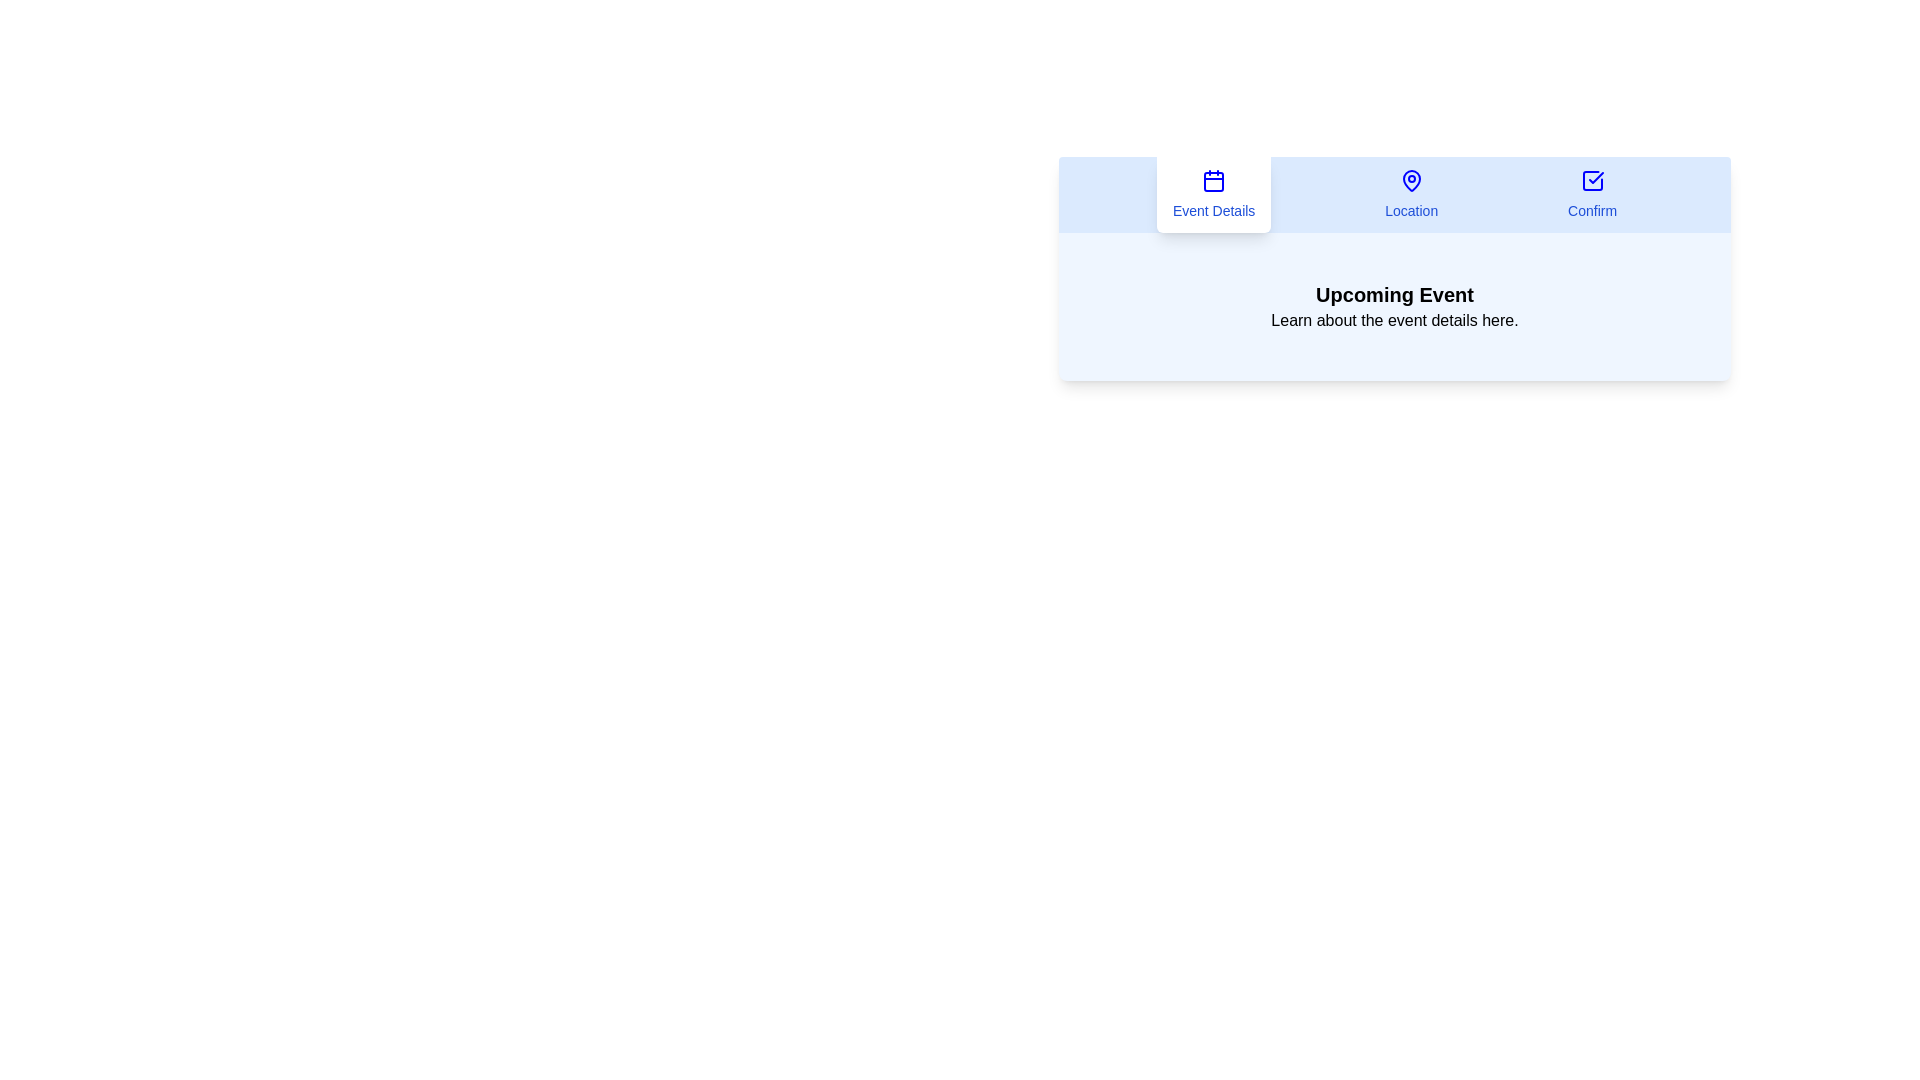 This screenshot has height=1080, width=1920. I want to click on the Event Details tab, so click(1213, 195).